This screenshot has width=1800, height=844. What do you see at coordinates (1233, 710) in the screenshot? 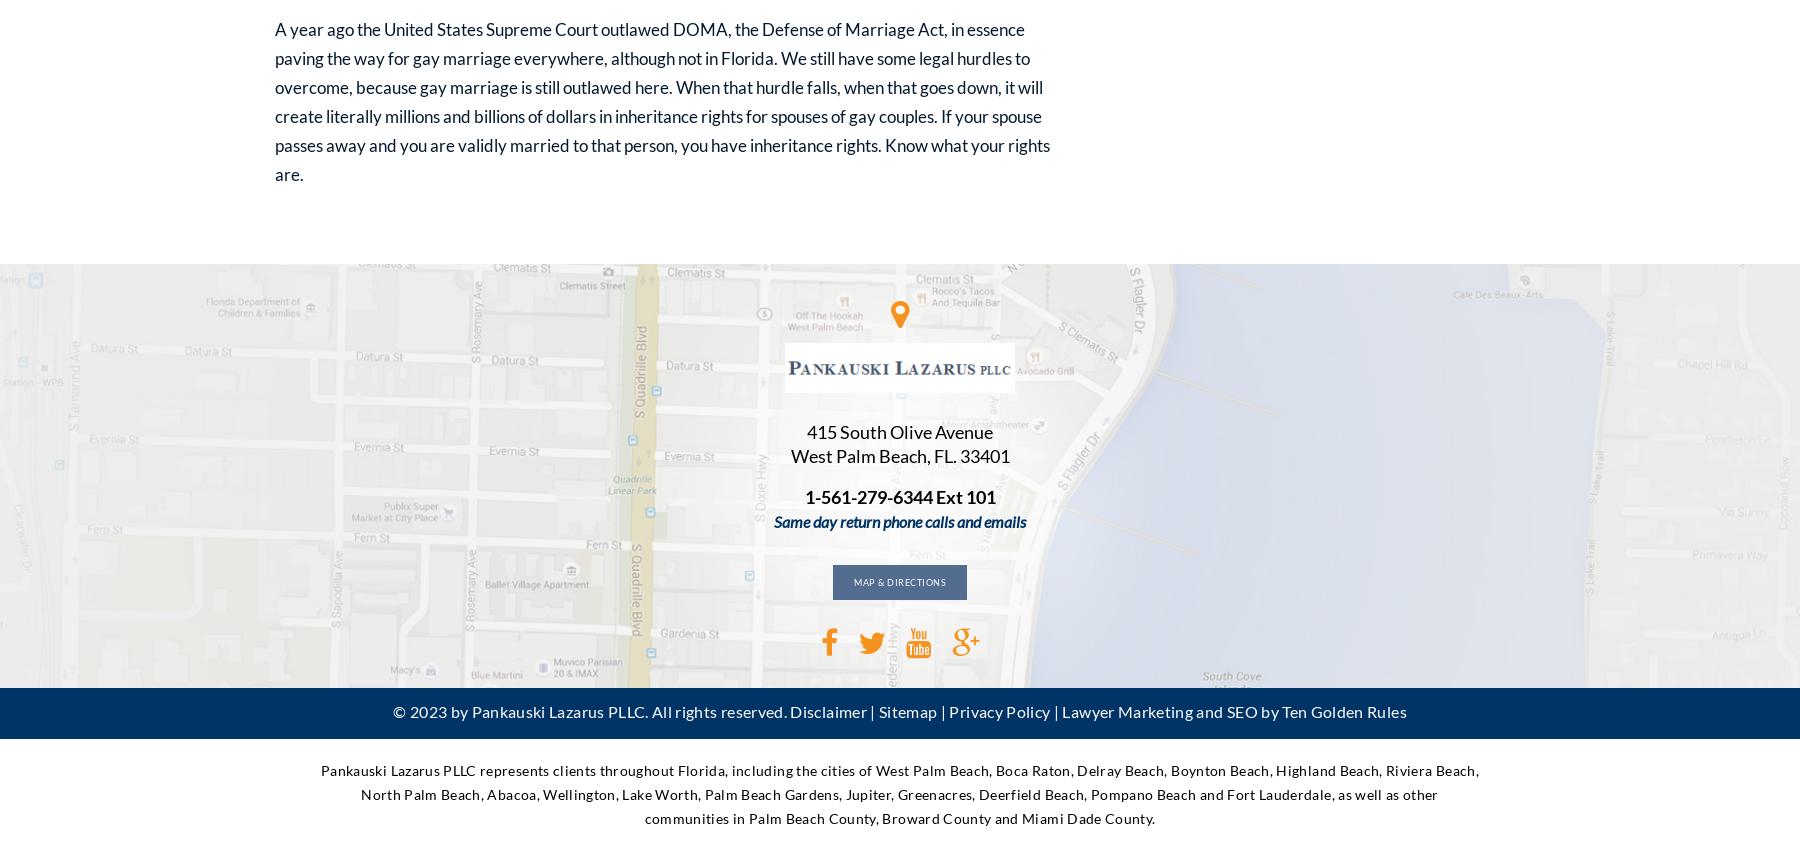
I see `'Lawyer Marketing and SEO by Ten Golden Rules'` at bounding box center [1233, 710].